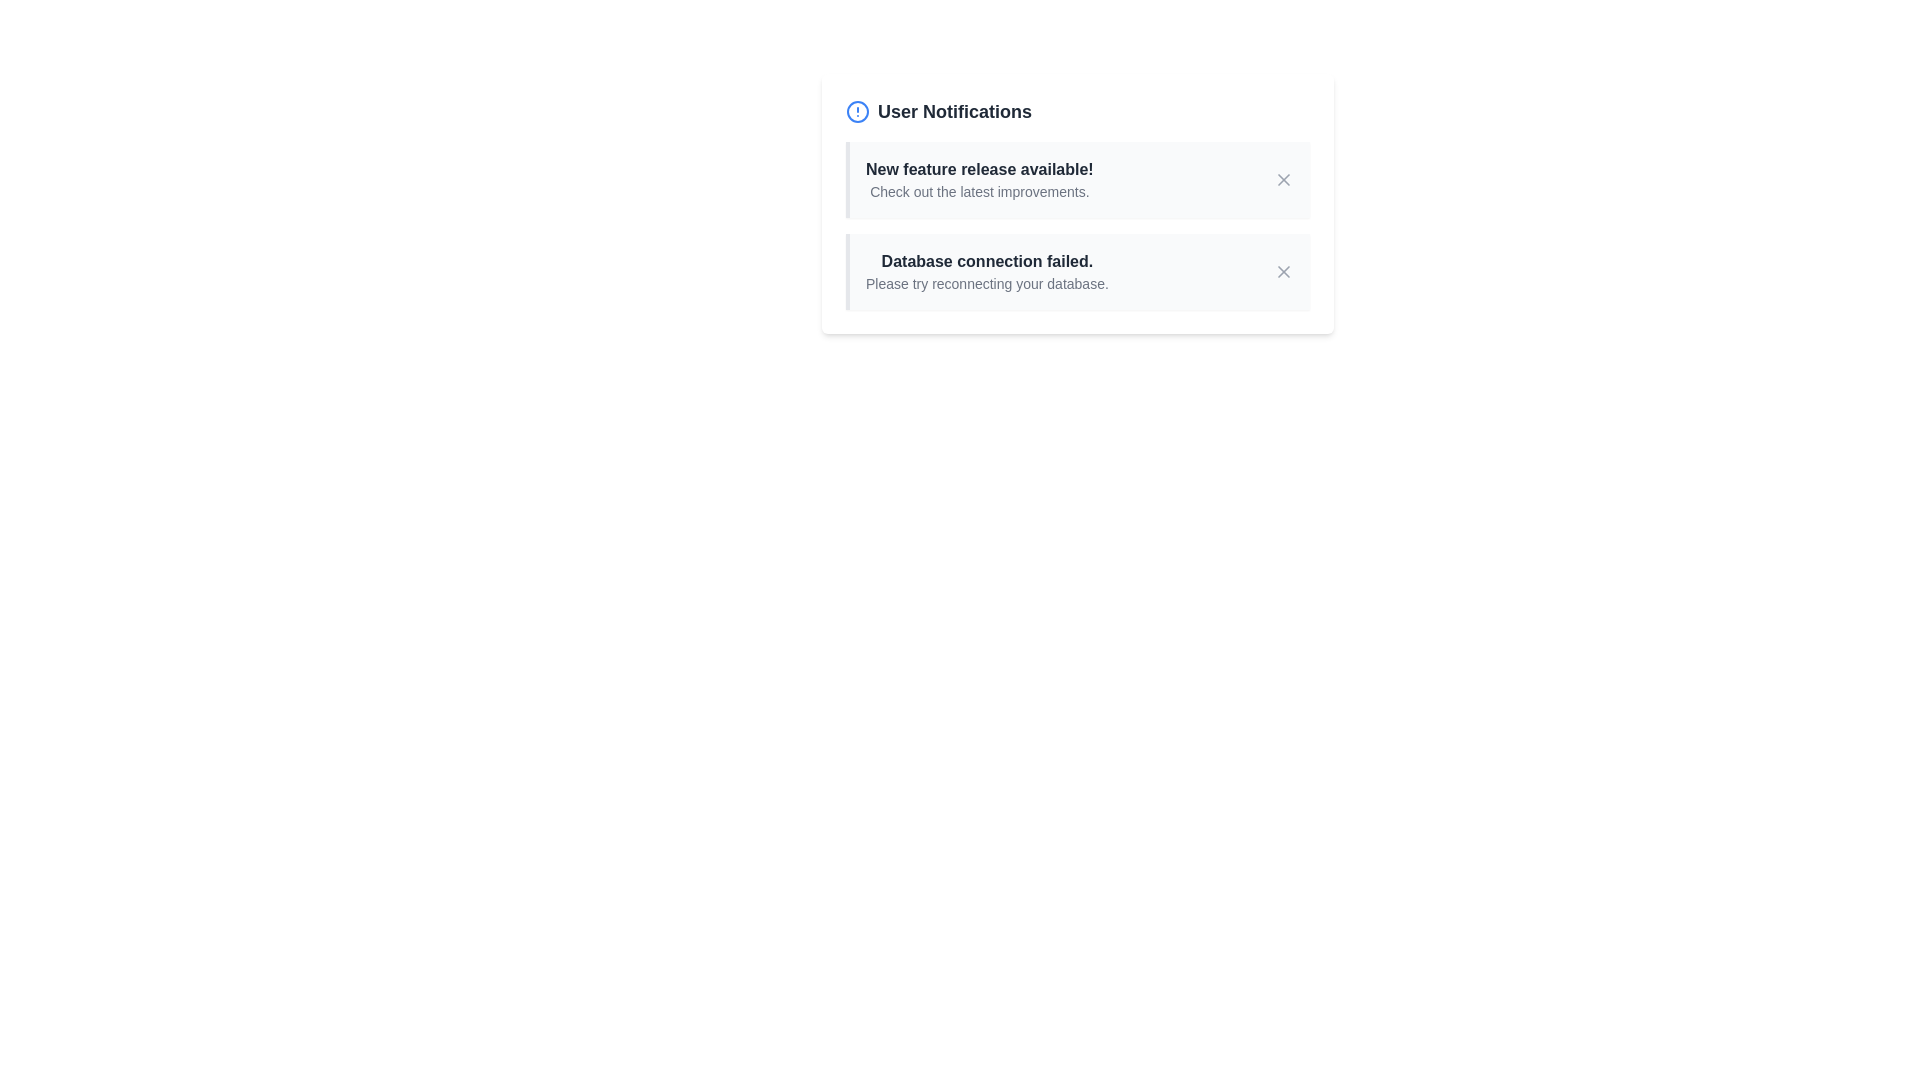 This screenshot has height=1080, width=1920. What do you see at coordinates (858, 111) in the screenshot?
I see `the icon located at the top-left corner of the 'User Notifications' header section, which serves as a visual indicator or alert symbol` at bounding box center [858, 111].